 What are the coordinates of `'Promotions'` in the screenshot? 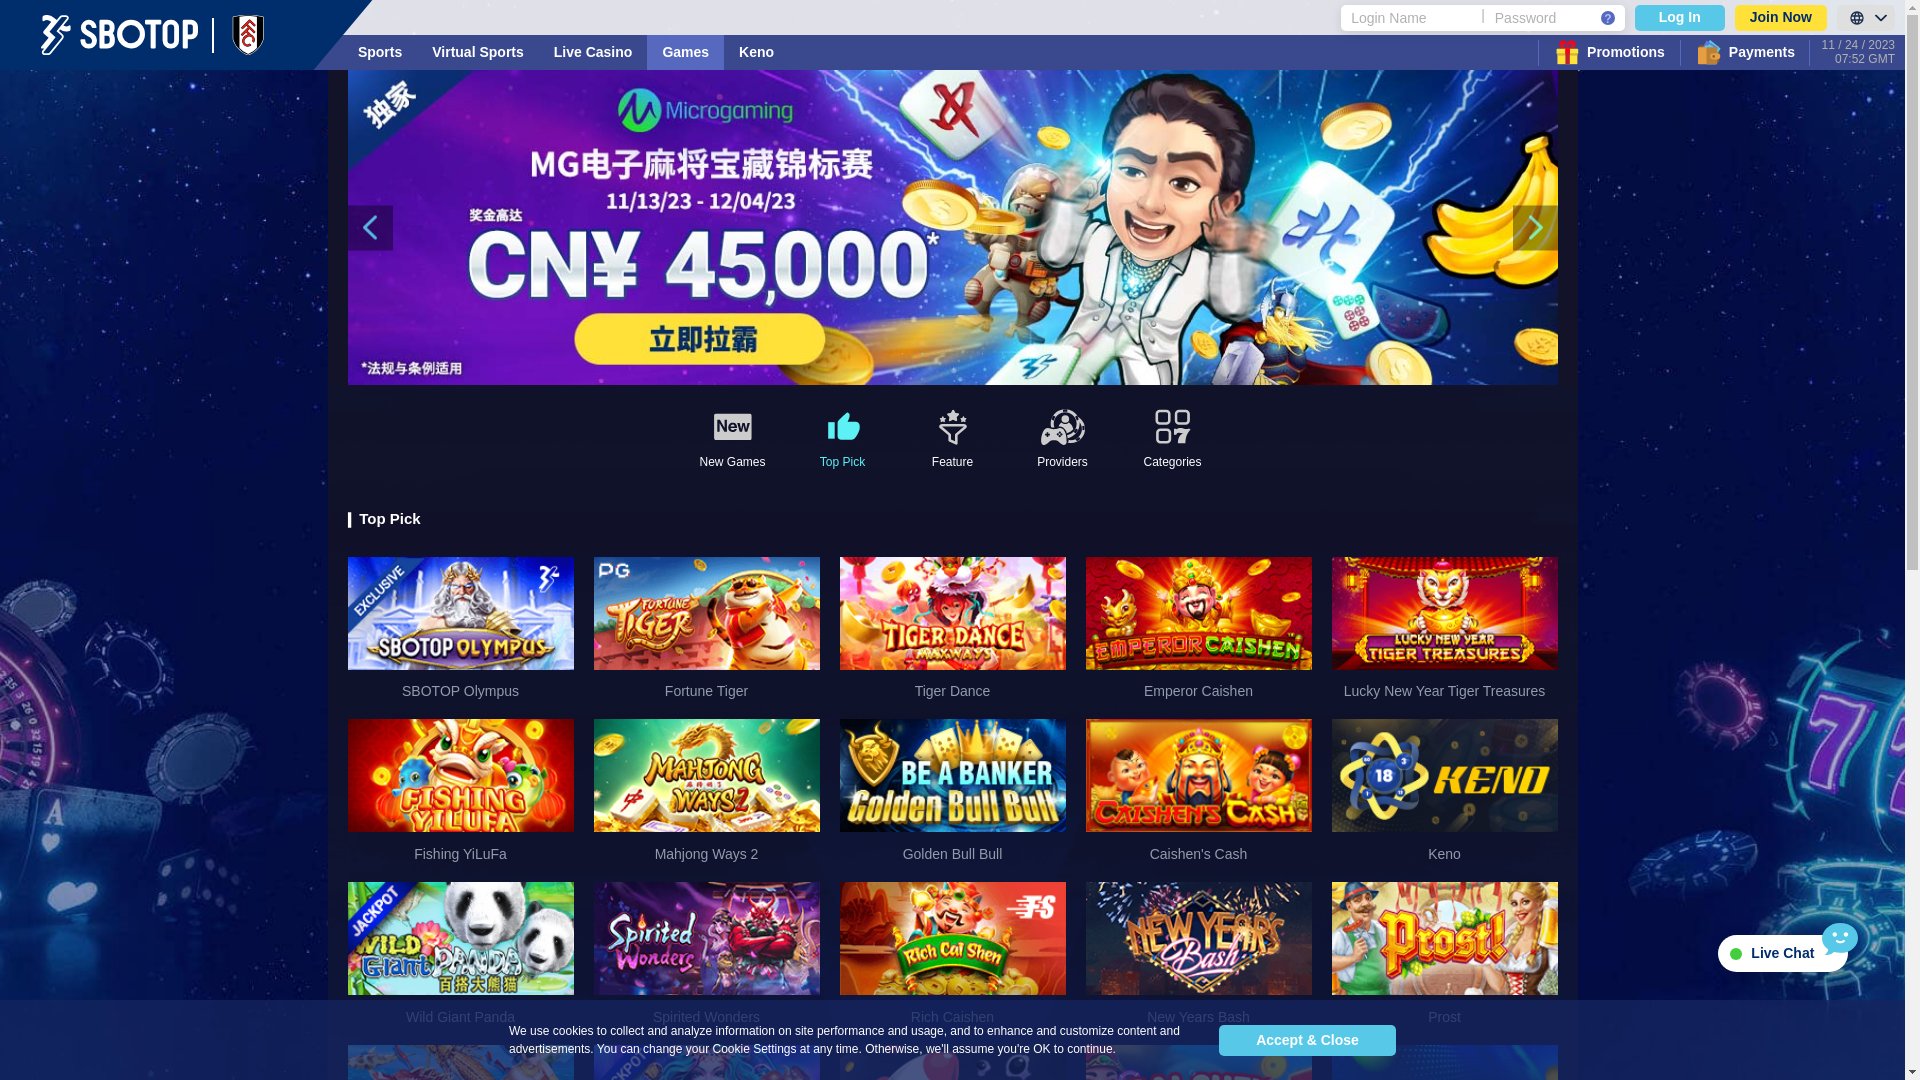 It's located at (1608, 51).